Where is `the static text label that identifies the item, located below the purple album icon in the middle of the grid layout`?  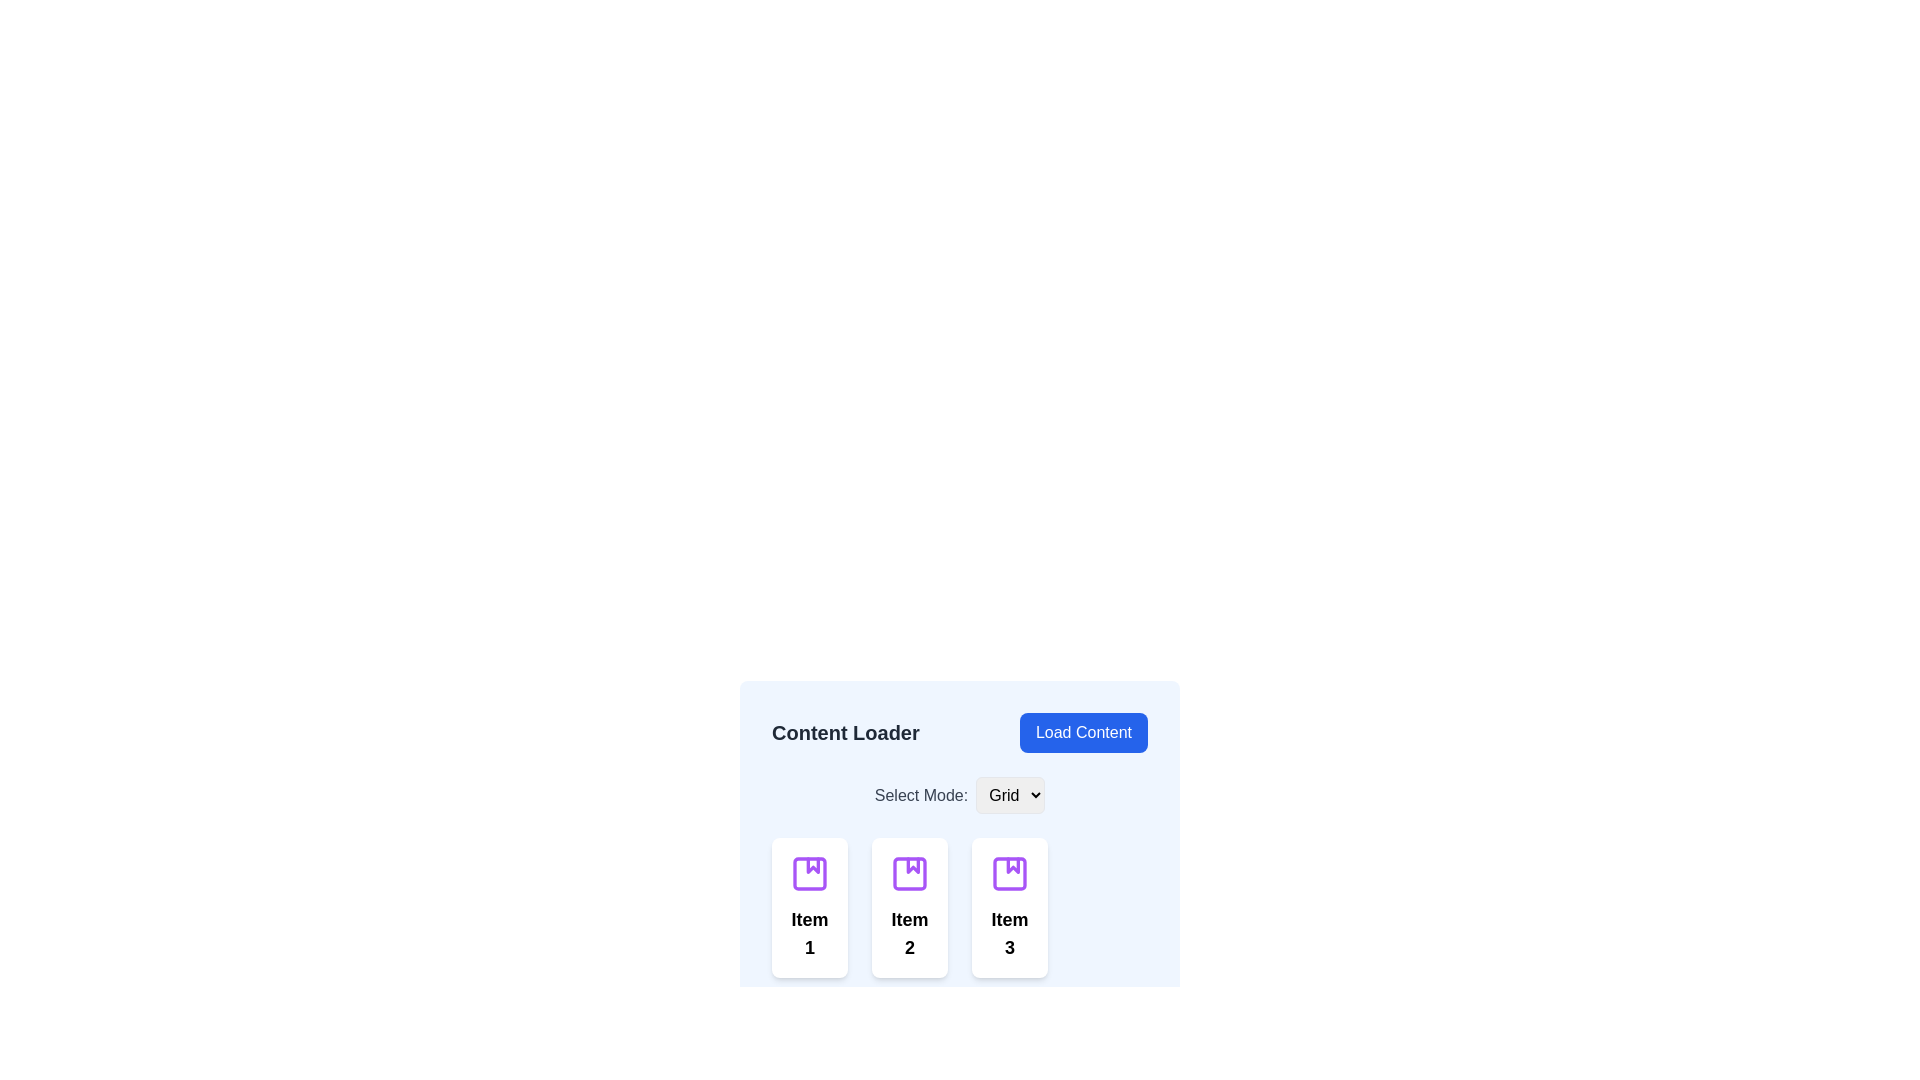 the static text label that identifies the item, located below the purple album icon in the middle of the grid layout is located at coordinates (909, 933).